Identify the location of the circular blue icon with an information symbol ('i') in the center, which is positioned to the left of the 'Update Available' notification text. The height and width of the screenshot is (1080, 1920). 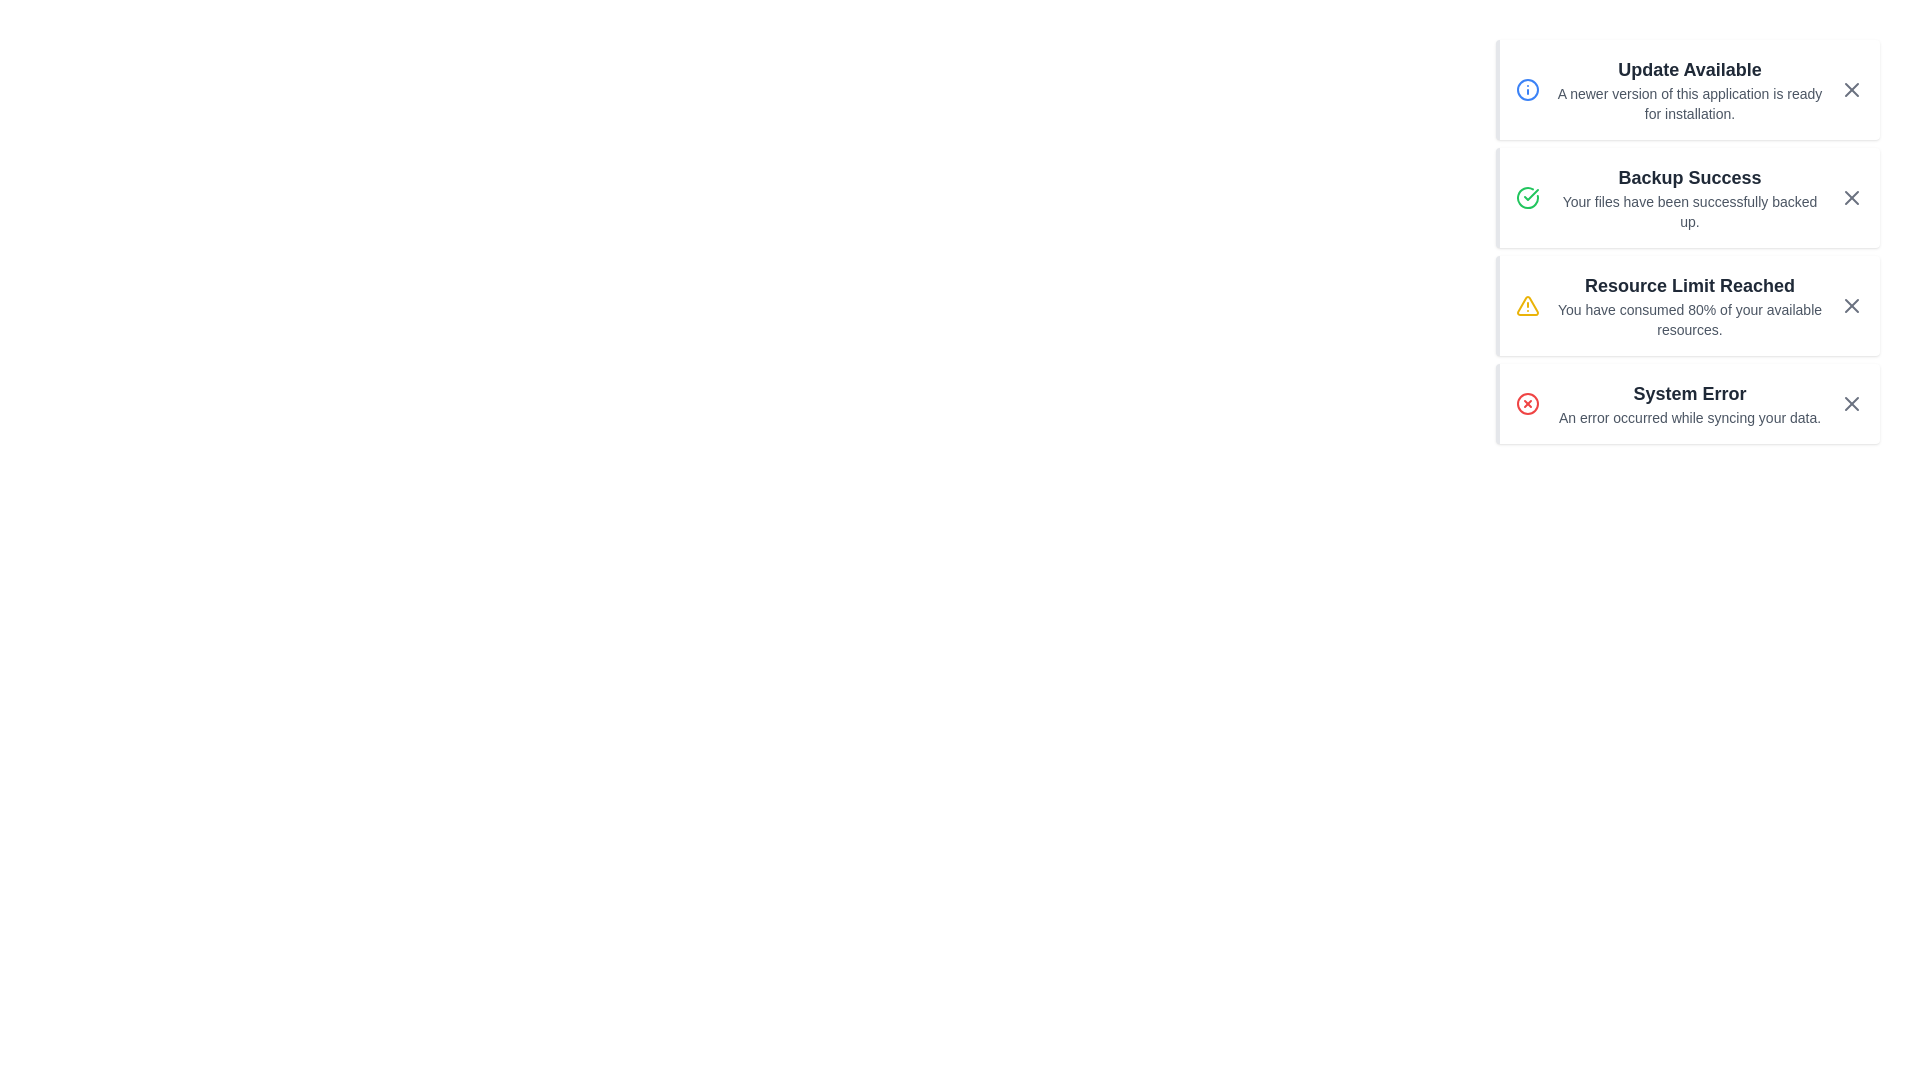
(1526, 88).